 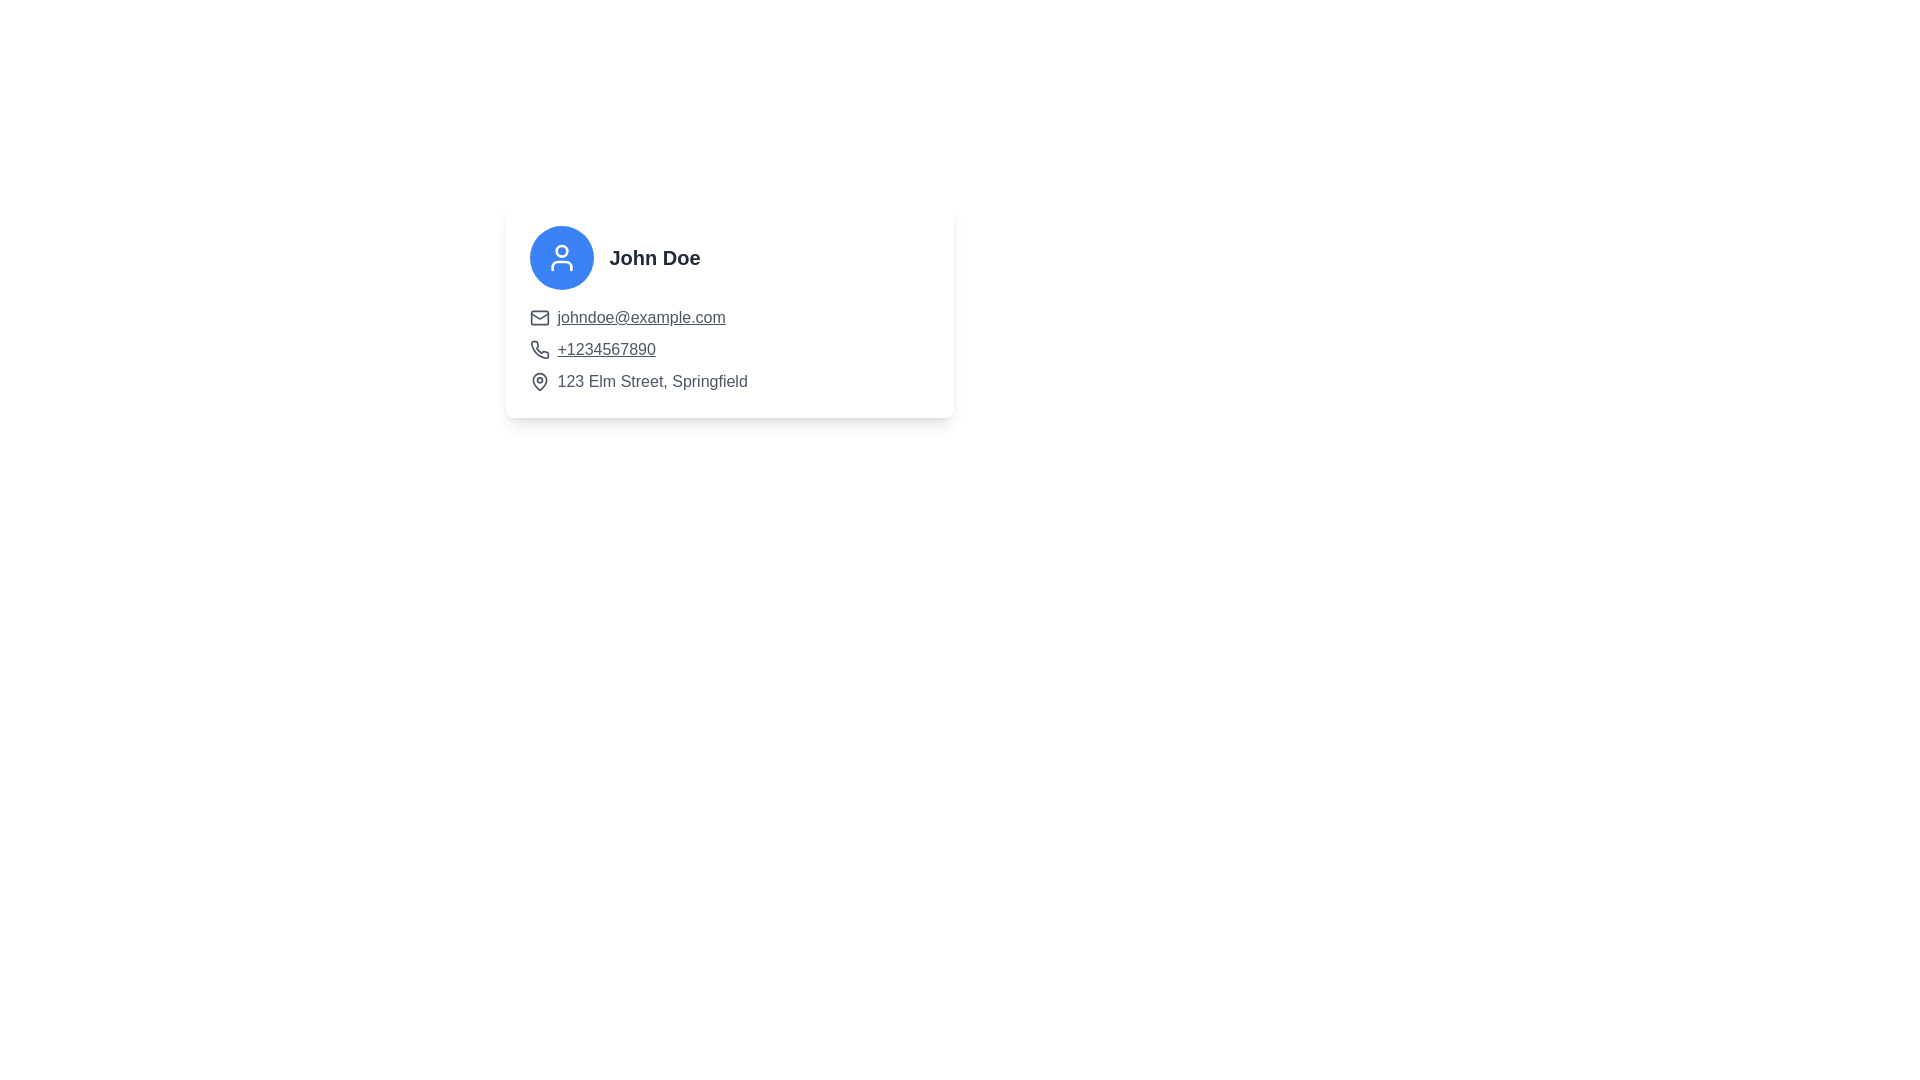 What do you see at coordinates (539, 381) in the screenshot?
I see `the pin-shaped icon located in the lower section of the card interface, near the address line` at bounding box center [539, 381].